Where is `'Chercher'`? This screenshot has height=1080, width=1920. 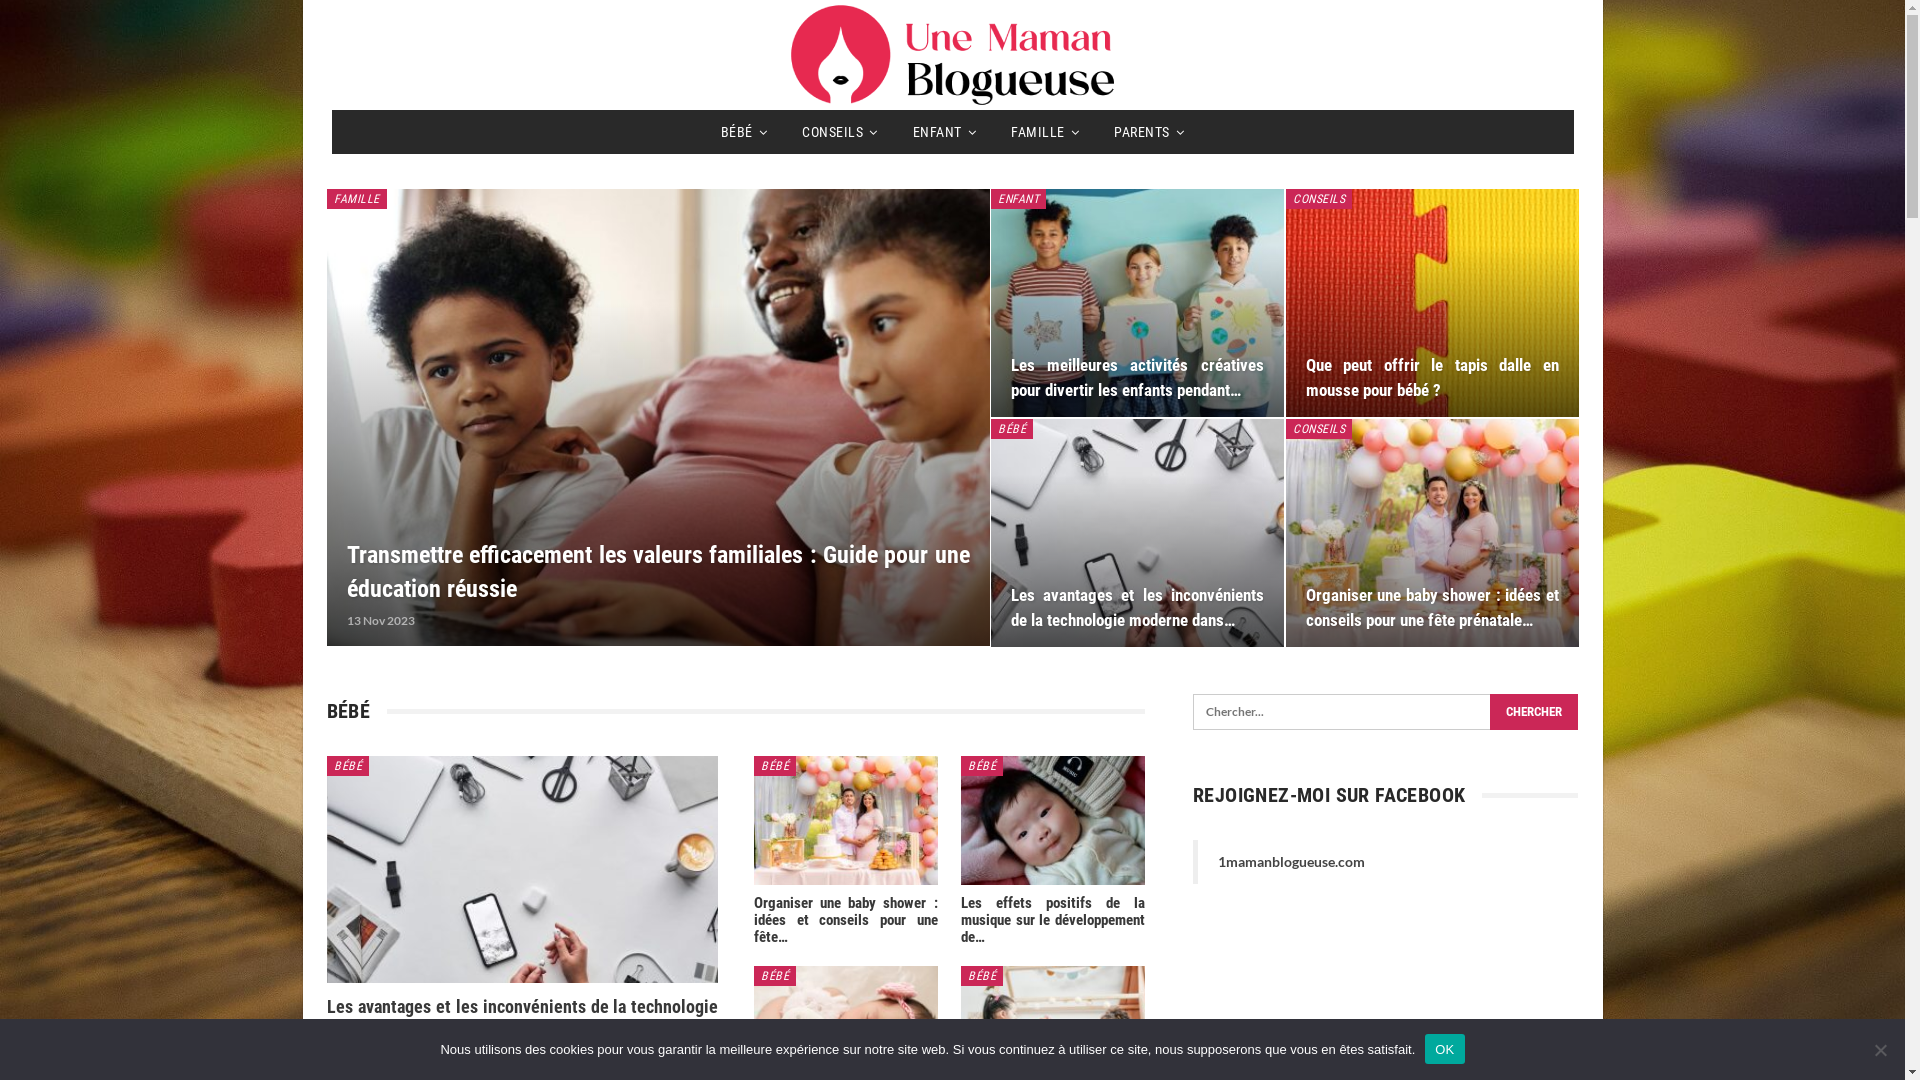 'Chercher' is located at coordinates (1533, 711).